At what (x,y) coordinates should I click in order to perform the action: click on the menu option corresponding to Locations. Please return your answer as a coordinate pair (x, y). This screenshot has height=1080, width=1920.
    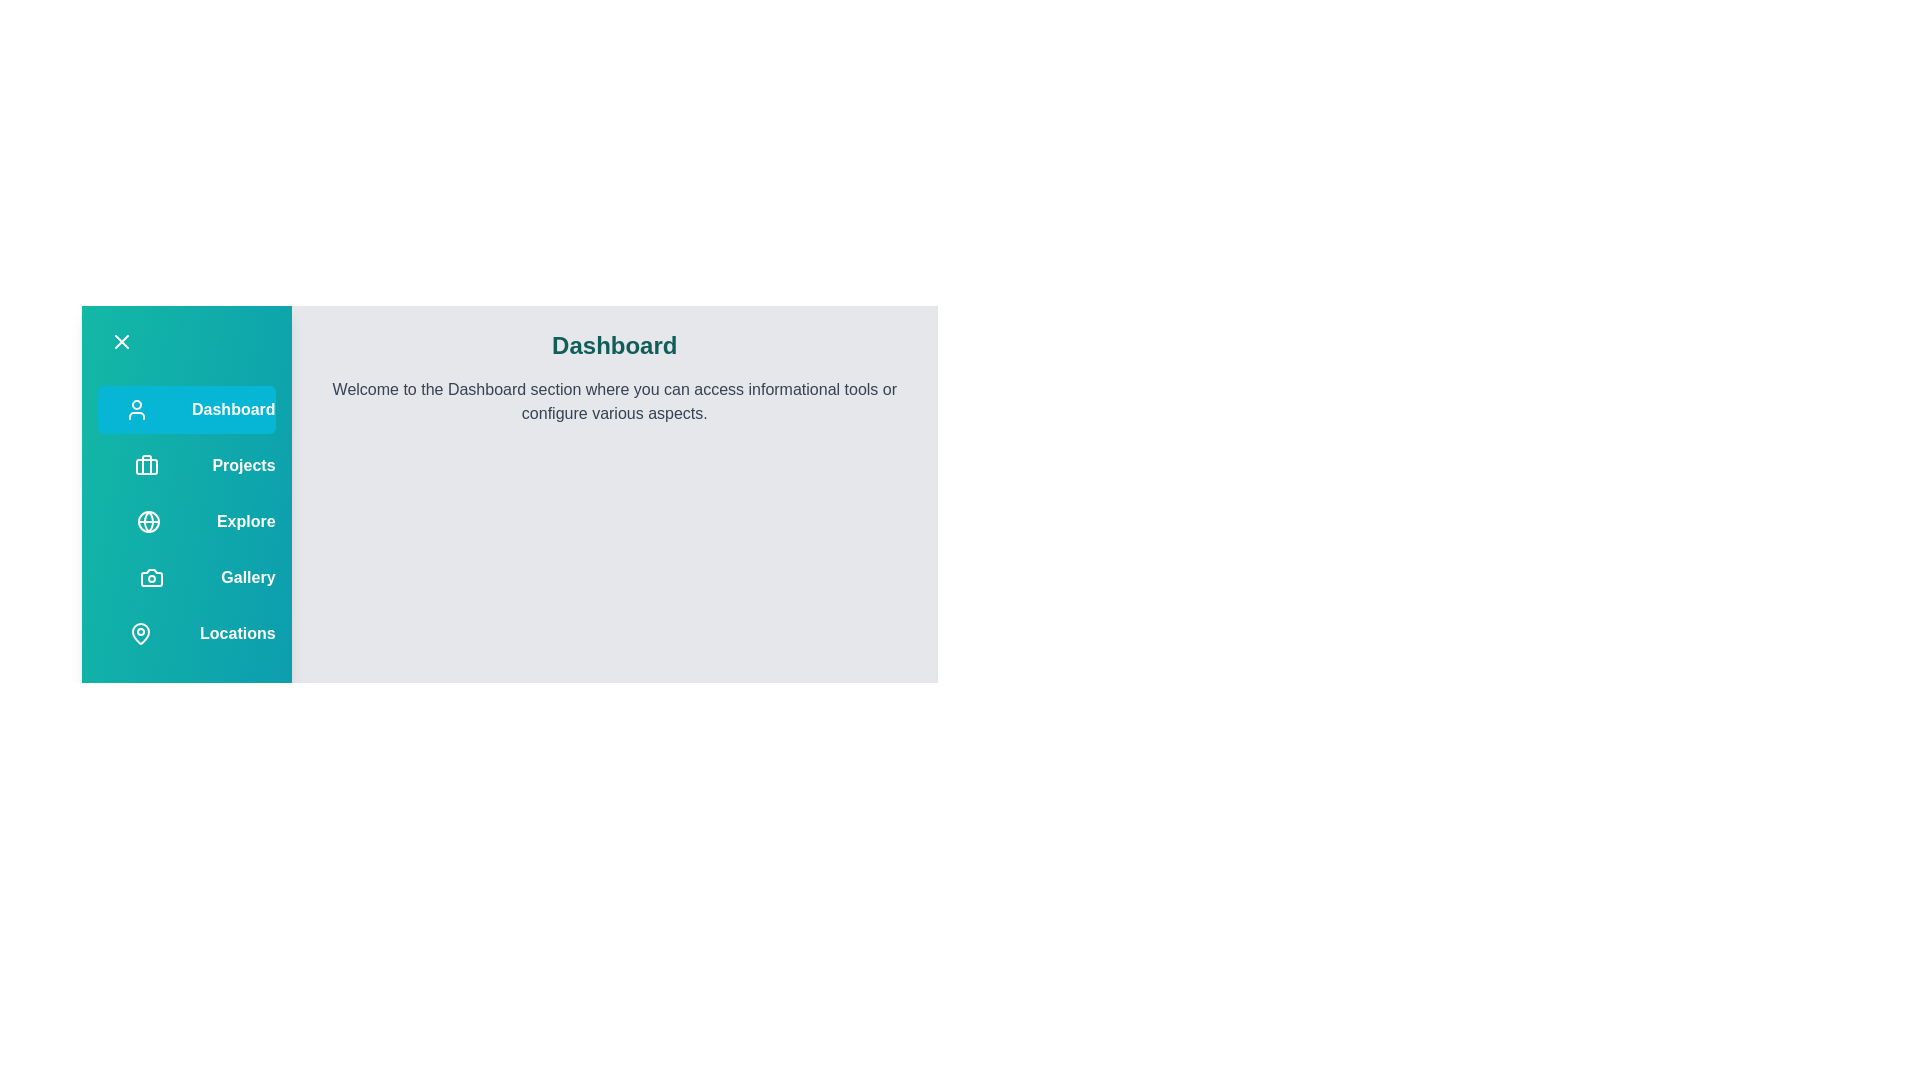
    Looking at the image, I should click on (139, 633).